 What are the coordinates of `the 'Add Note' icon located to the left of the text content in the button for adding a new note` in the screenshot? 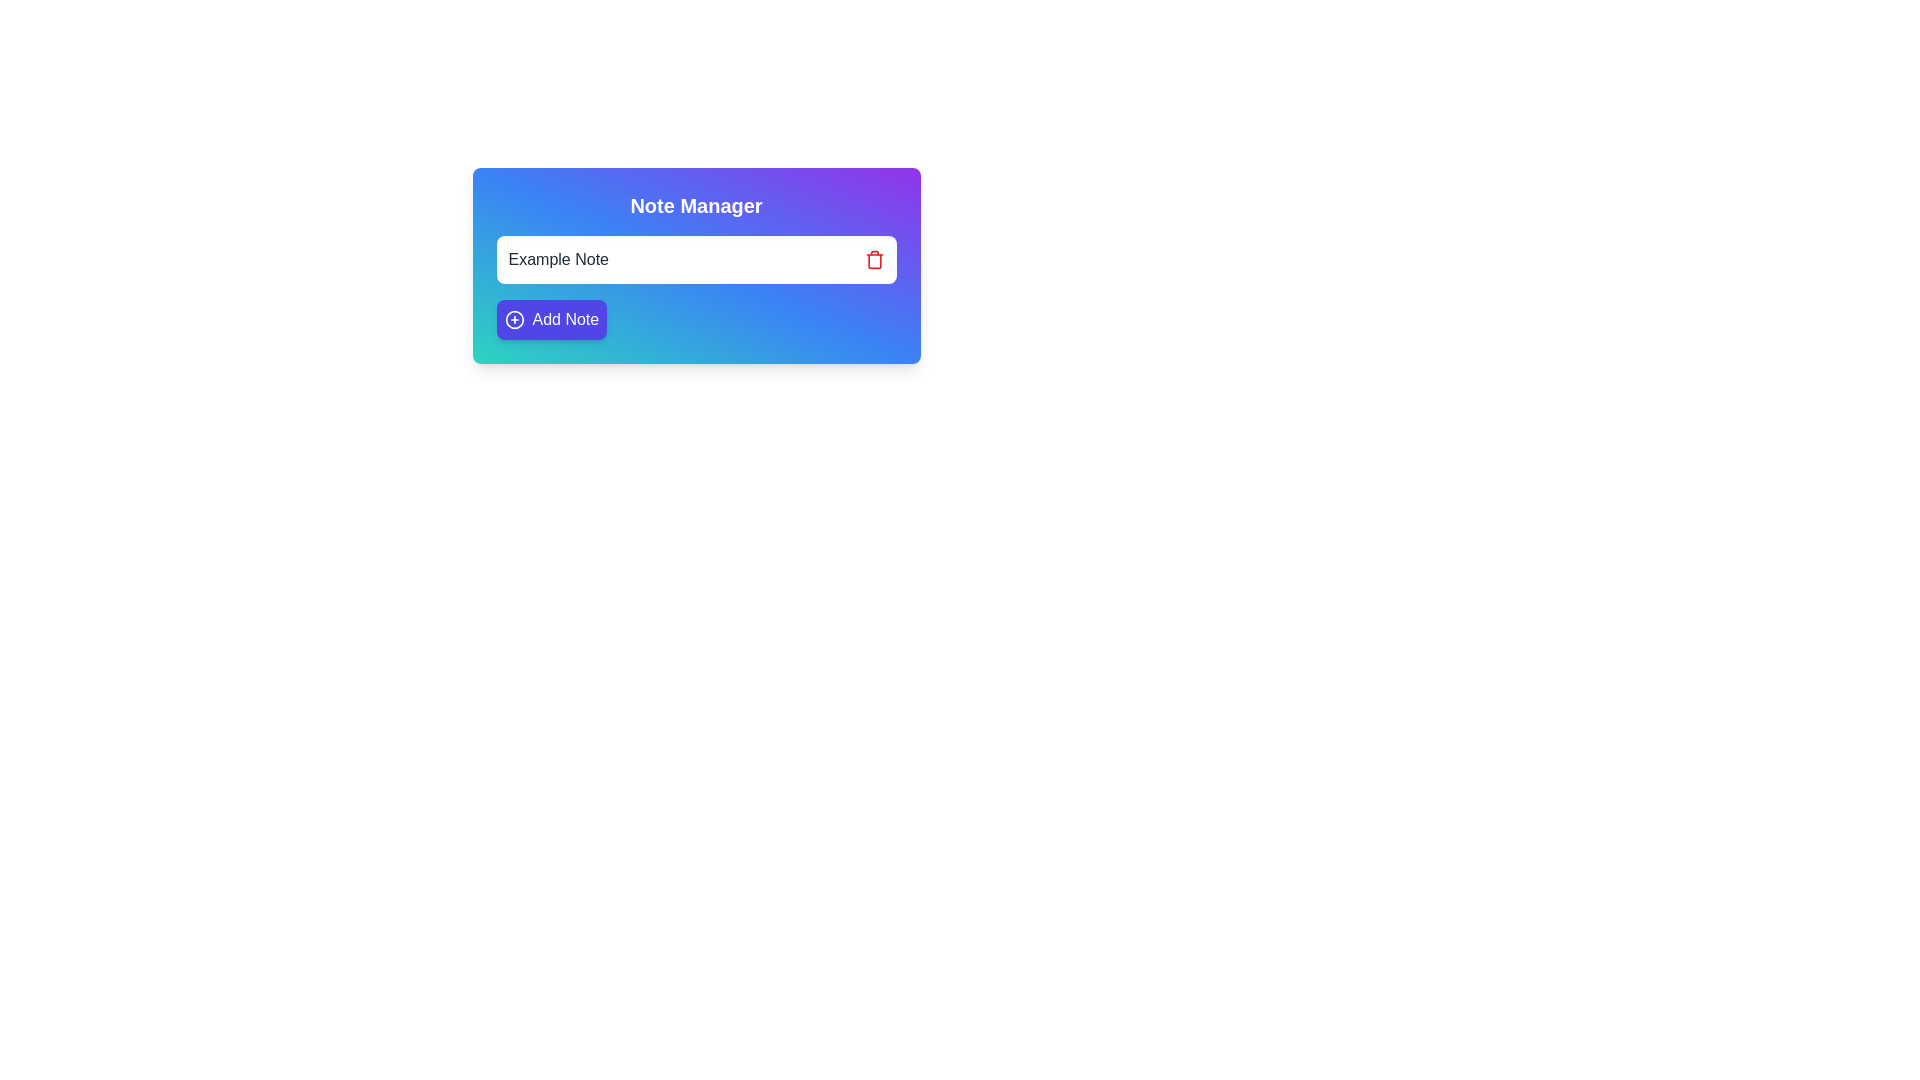 It's located at (514, 319).